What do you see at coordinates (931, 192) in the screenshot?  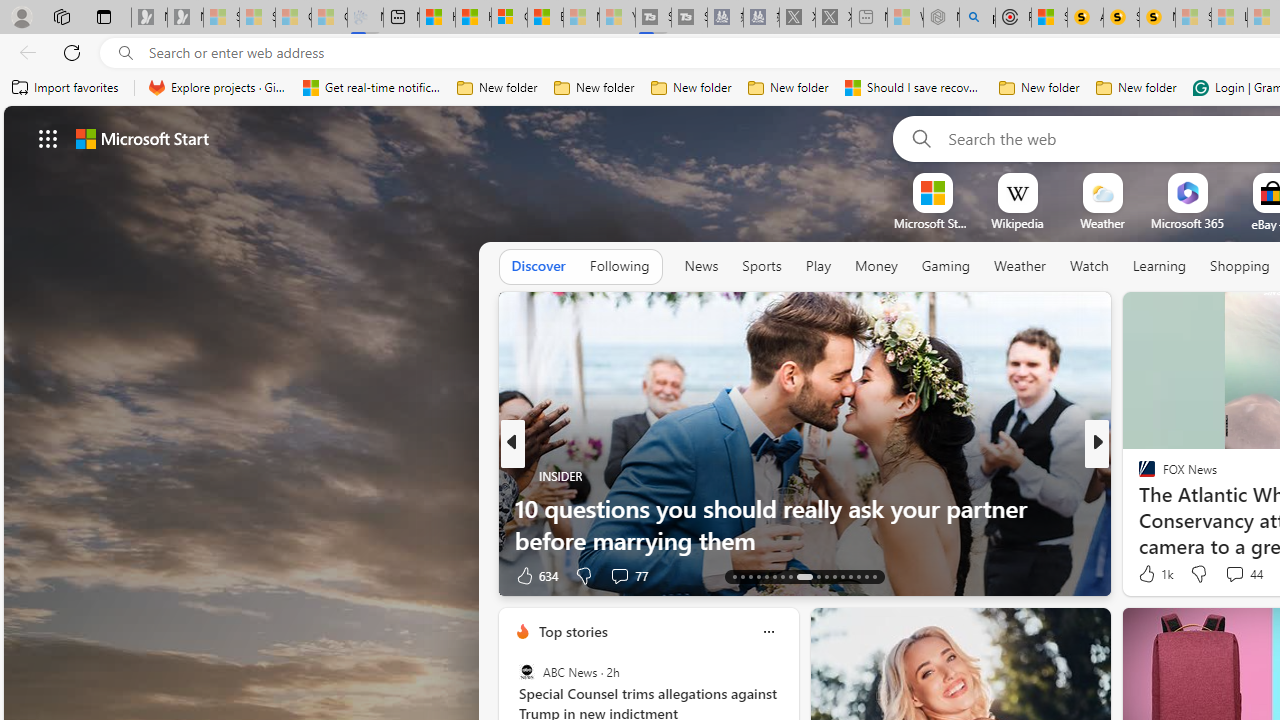 I see `'To get missing image descriptions, open the context menu.'` at bounding box center [931, 192].